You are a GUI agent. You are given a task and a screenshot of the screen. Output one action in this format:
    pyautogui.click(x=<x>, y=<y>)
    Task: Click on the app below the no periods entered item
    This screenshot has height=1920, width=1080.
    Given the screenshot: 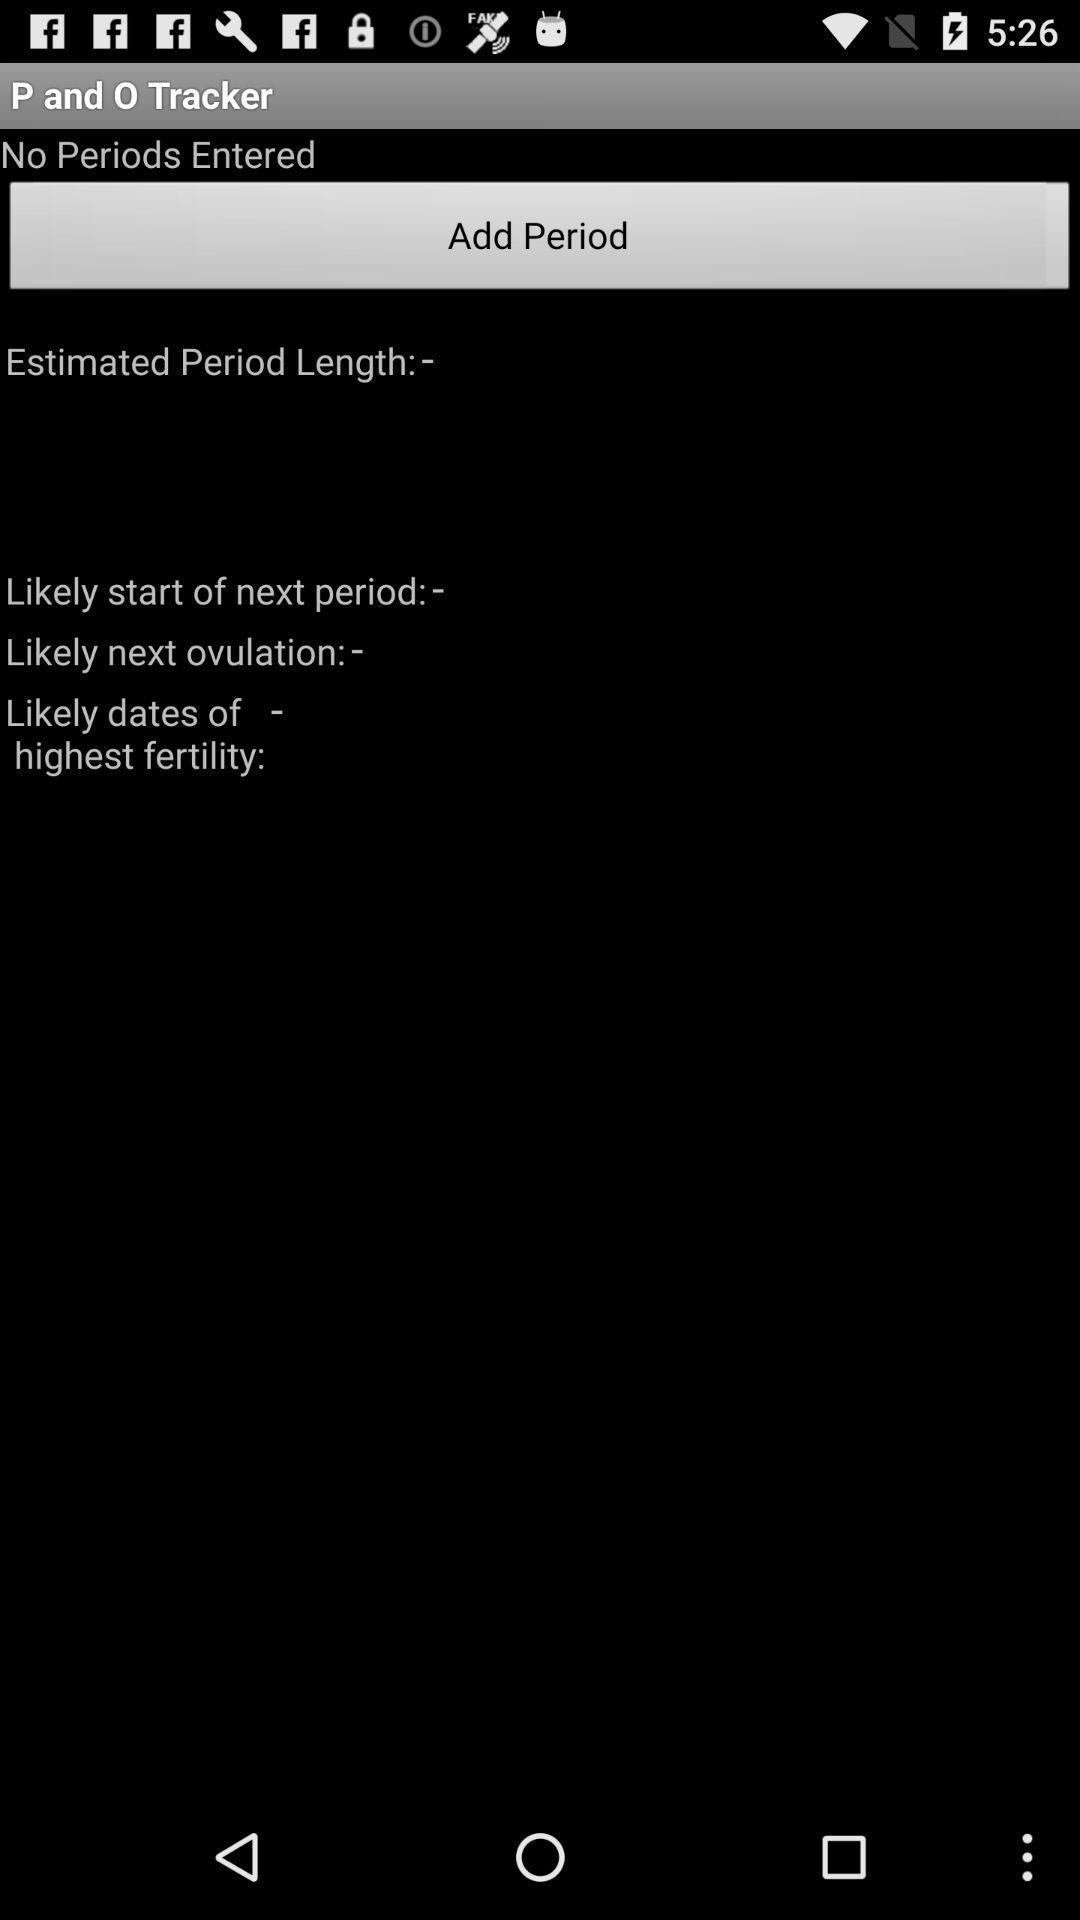 What is the action you would take?
    pyautogui.click(x=540, y=240)
    